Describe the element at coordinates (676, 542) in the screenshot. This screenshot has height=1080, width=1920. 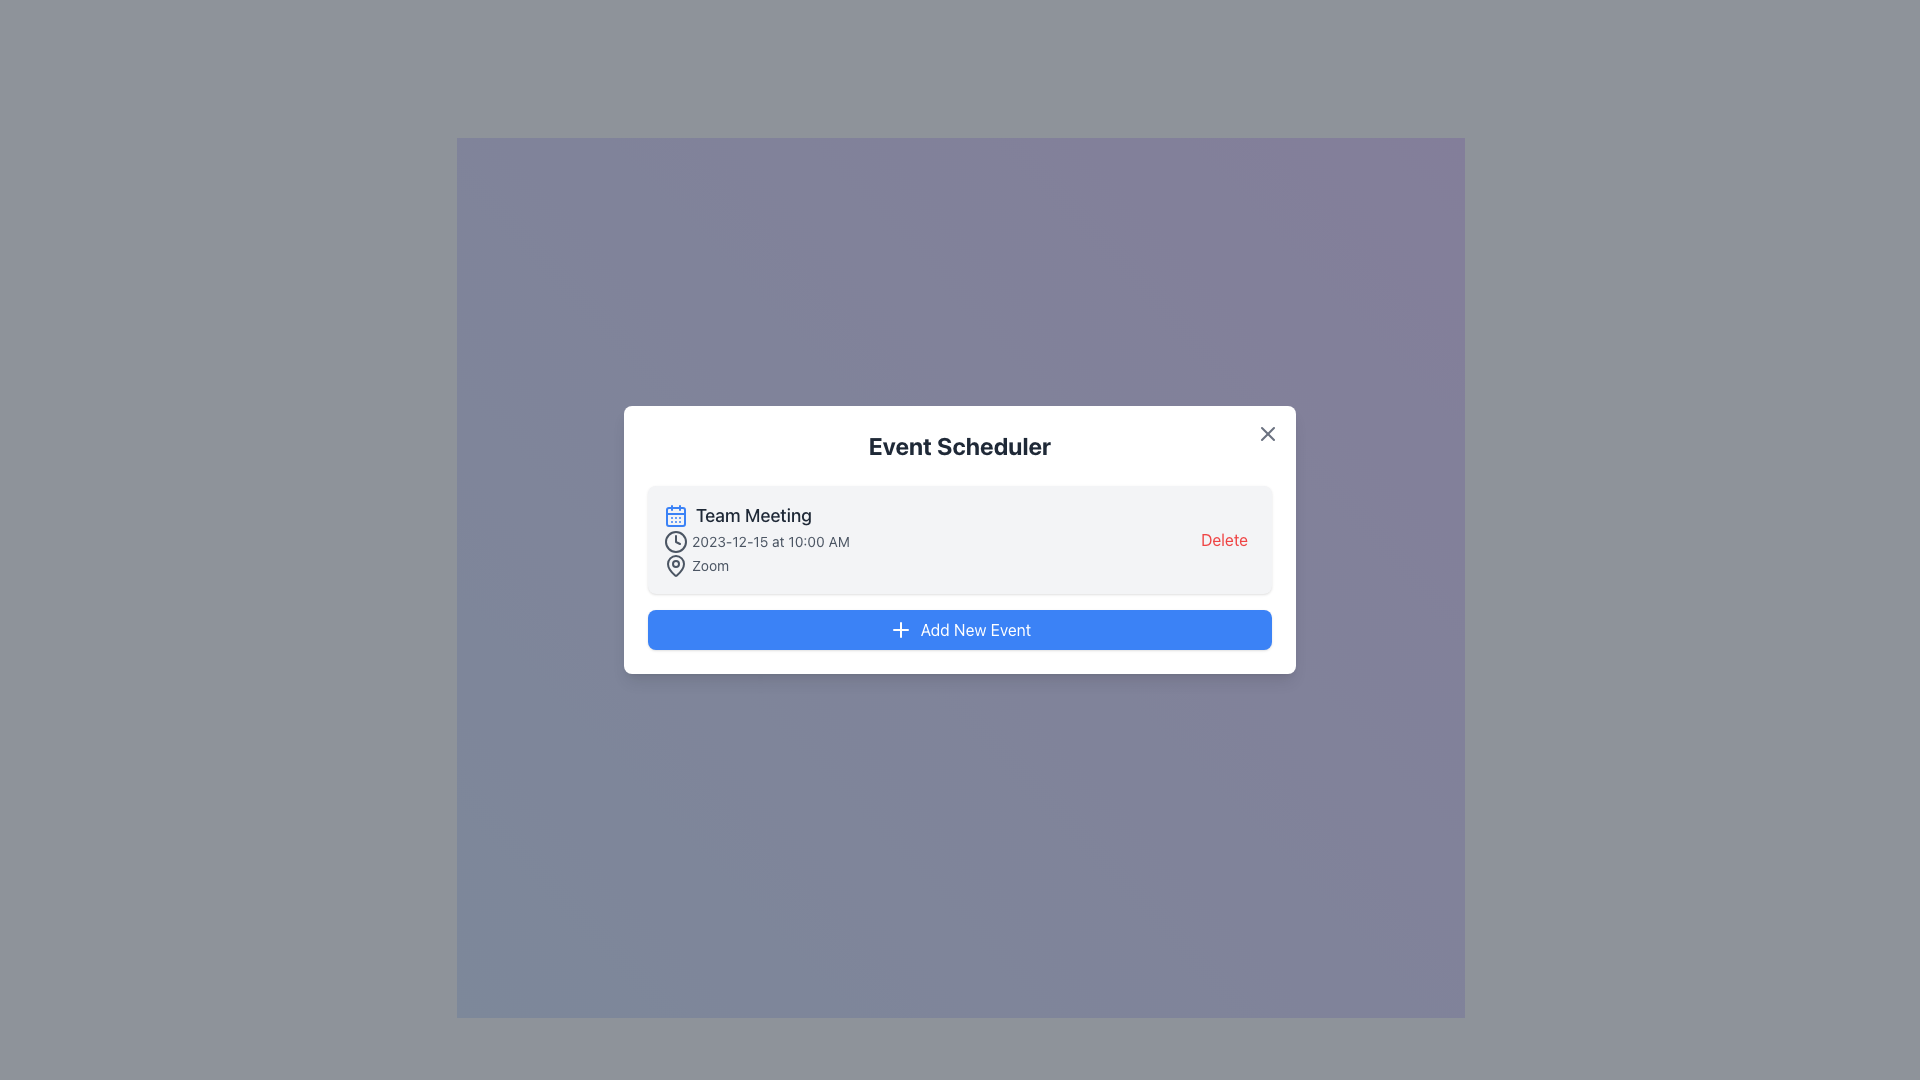
I see `the circular clock icon that represents time, located next to the scheduled event details text` at that location.